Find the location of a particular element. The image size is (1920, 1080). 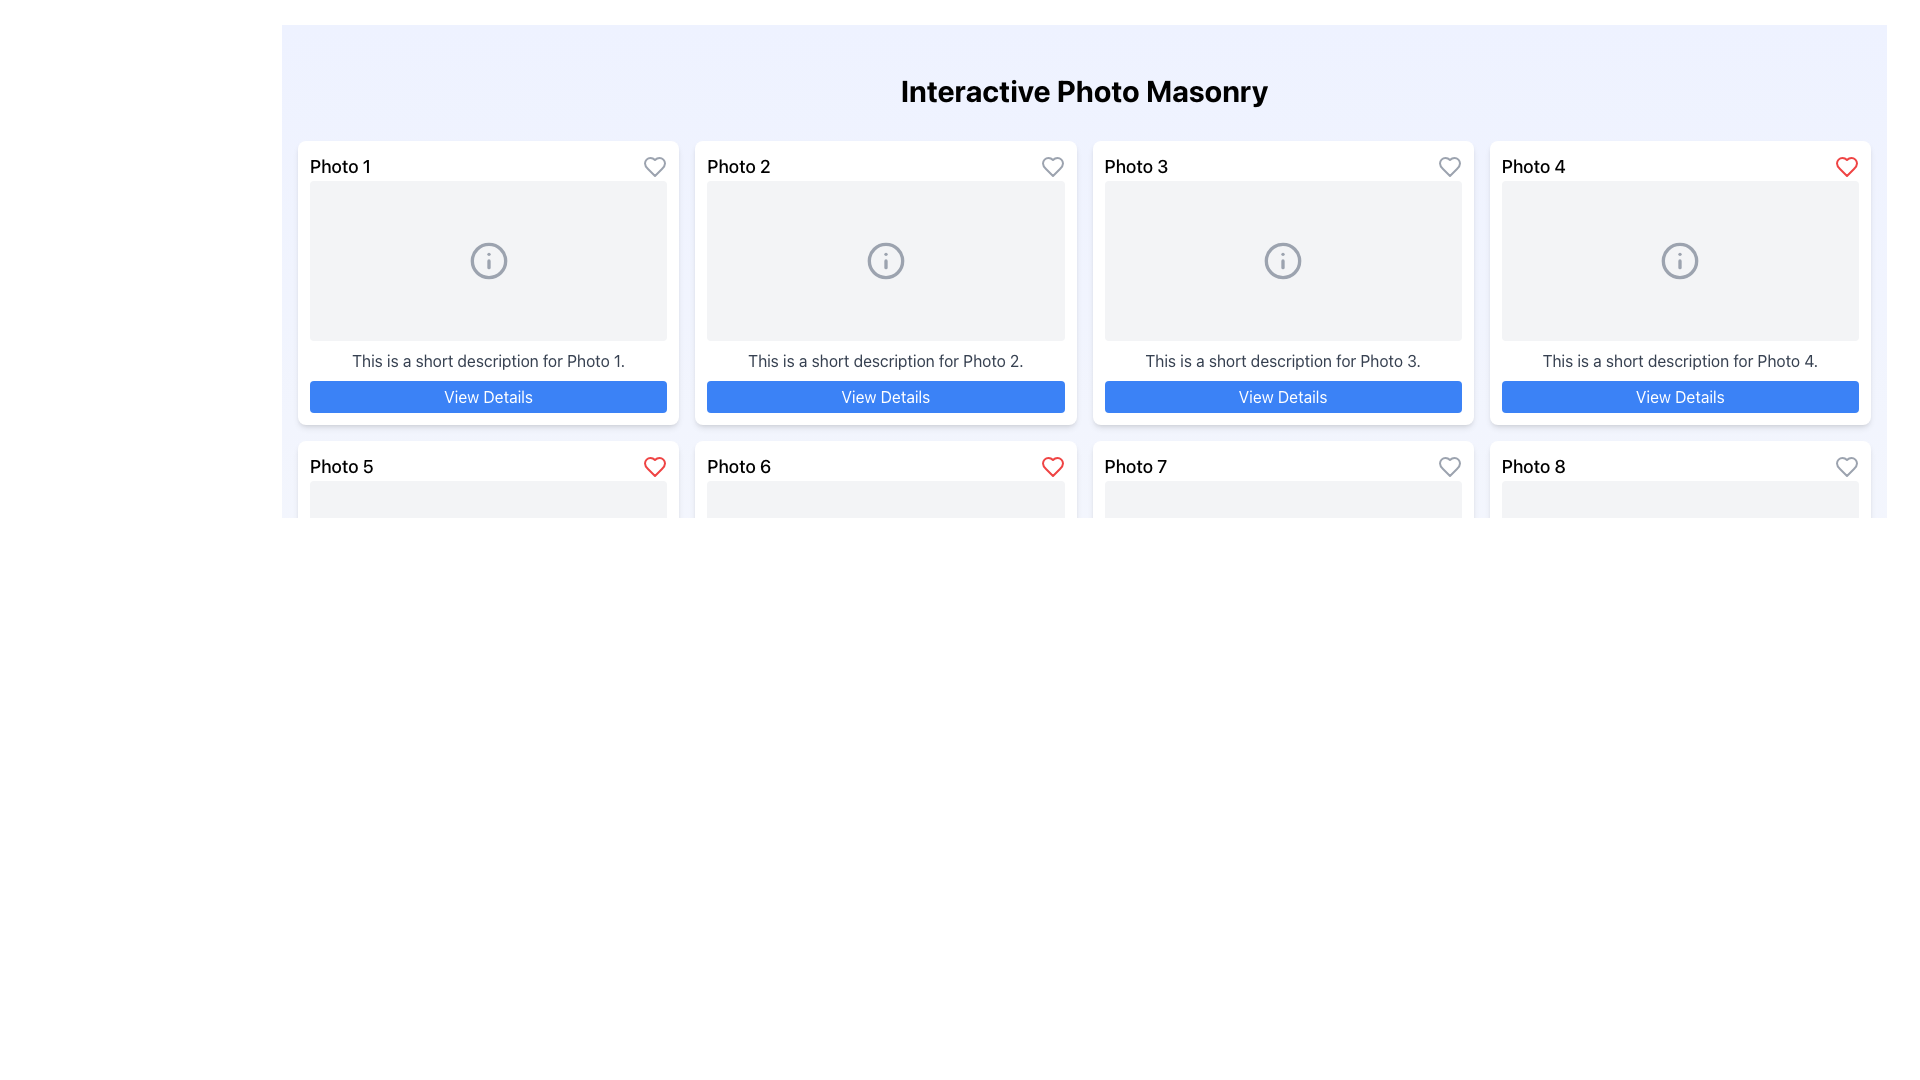

the solid circle within the information icon located in the third 'Photo' grid item's image placeholder from the left in the top row is located at coordinates (1283, 260).